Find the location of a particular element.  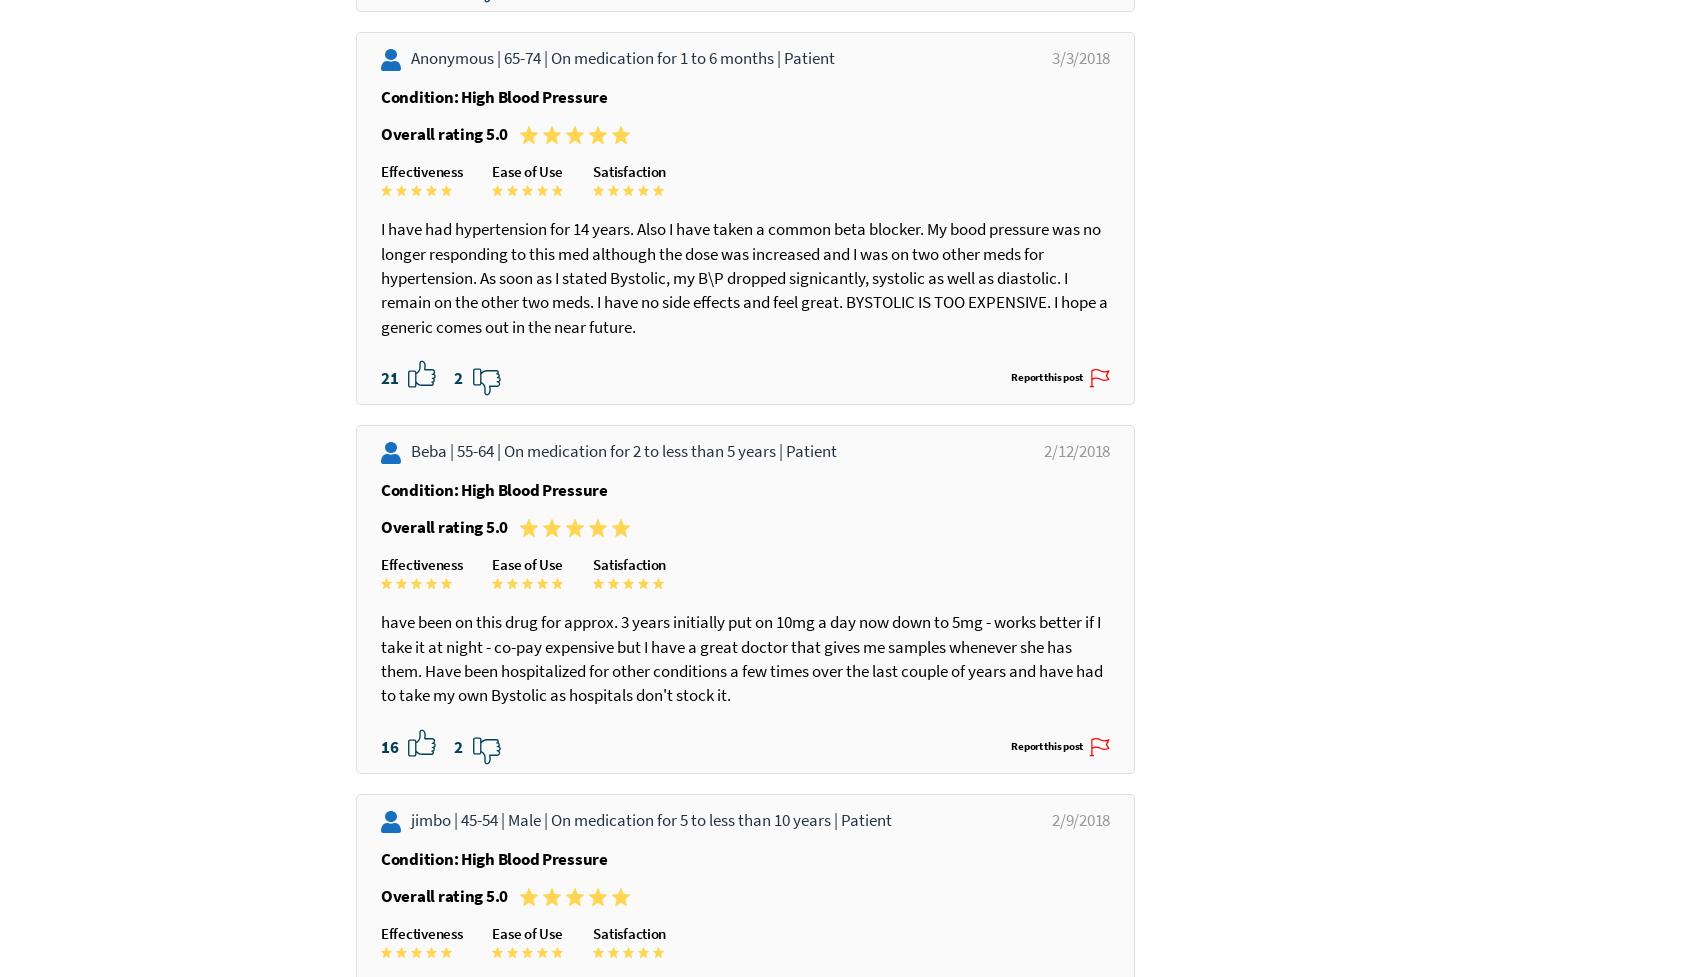

'4' is located at coordinates (458, 153).